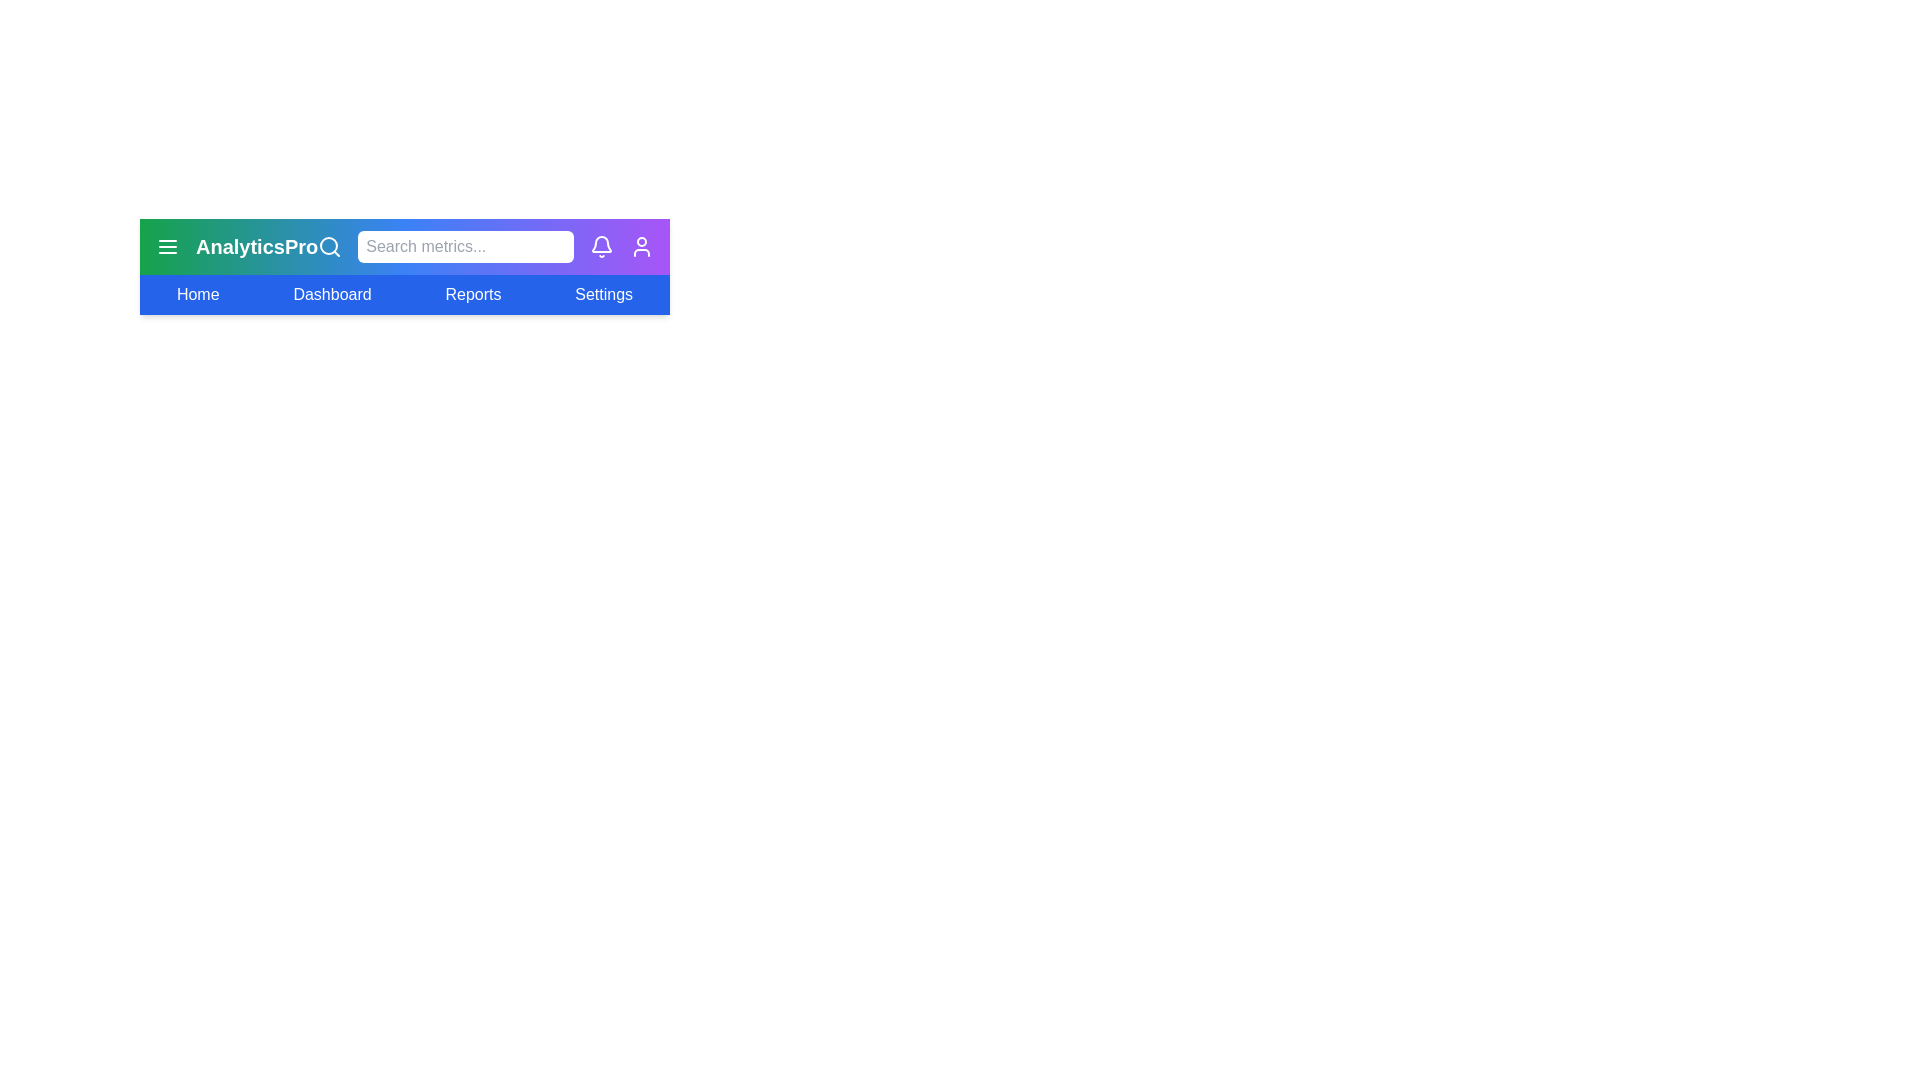  What do you see at coordinates (601, 245) in the screenshot?
I see `the notification icon to view notifications` at bounding box center [601, 245].